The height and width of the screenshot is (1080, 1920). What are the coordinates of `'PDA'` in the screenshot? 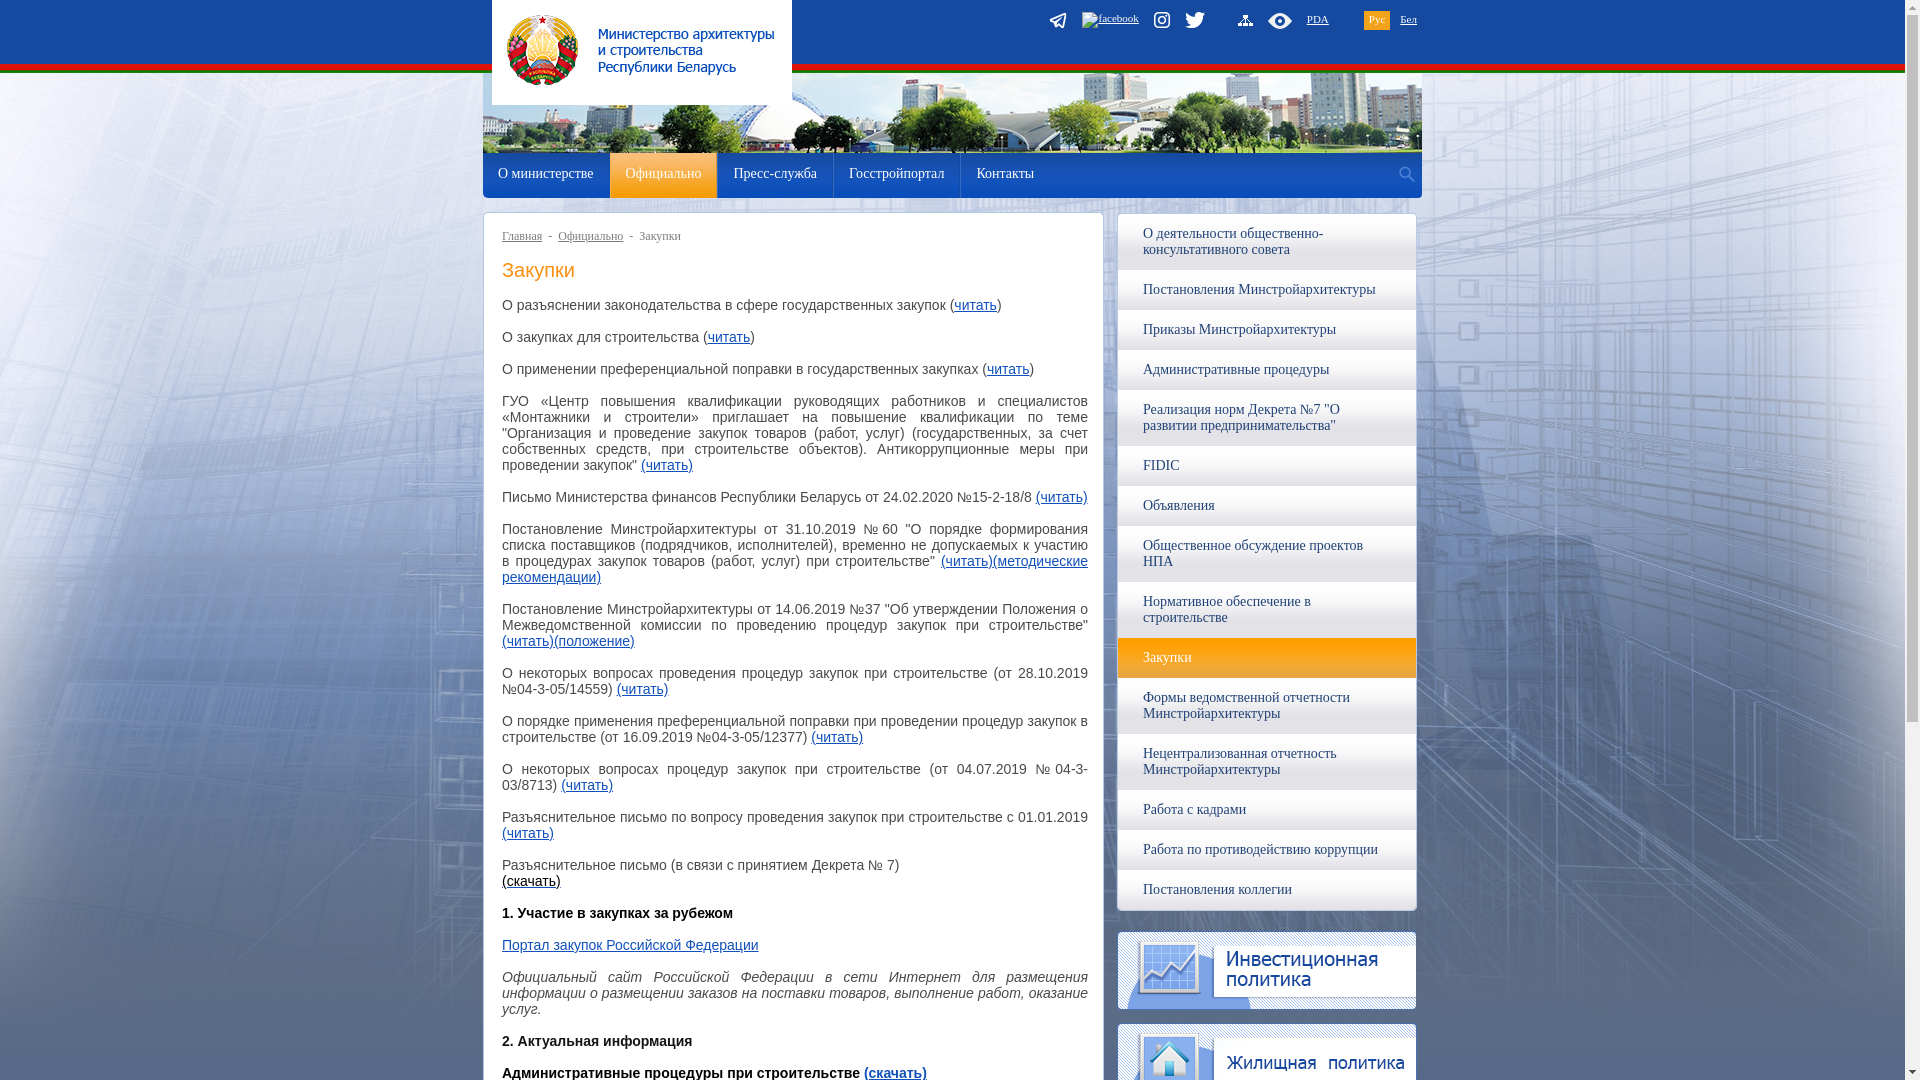 It's located at (1318, 19).